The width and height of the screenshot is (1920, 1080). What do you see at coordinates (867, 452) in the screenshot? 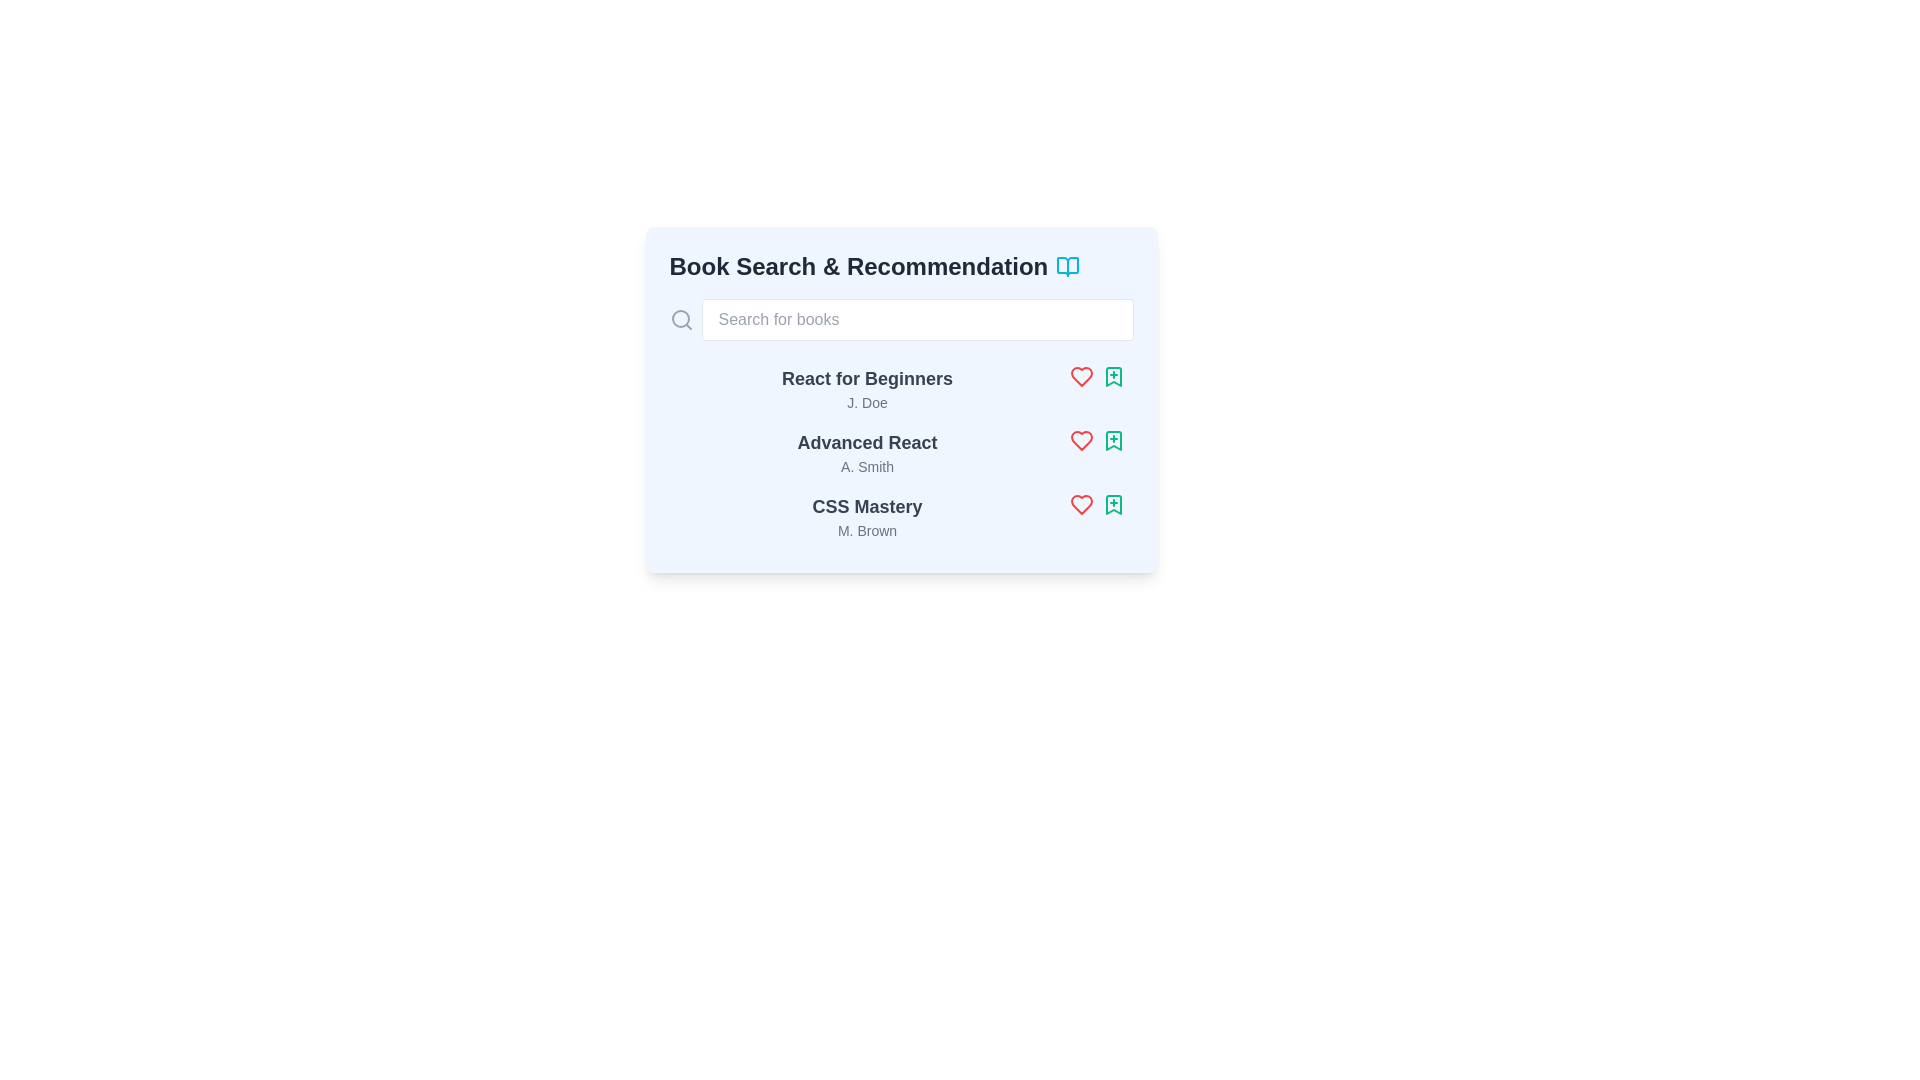
I see `the second list item that provides details about a book, located between 'React for Beginners' and 'CSS Mastery'` at bounding box center [867, 452].